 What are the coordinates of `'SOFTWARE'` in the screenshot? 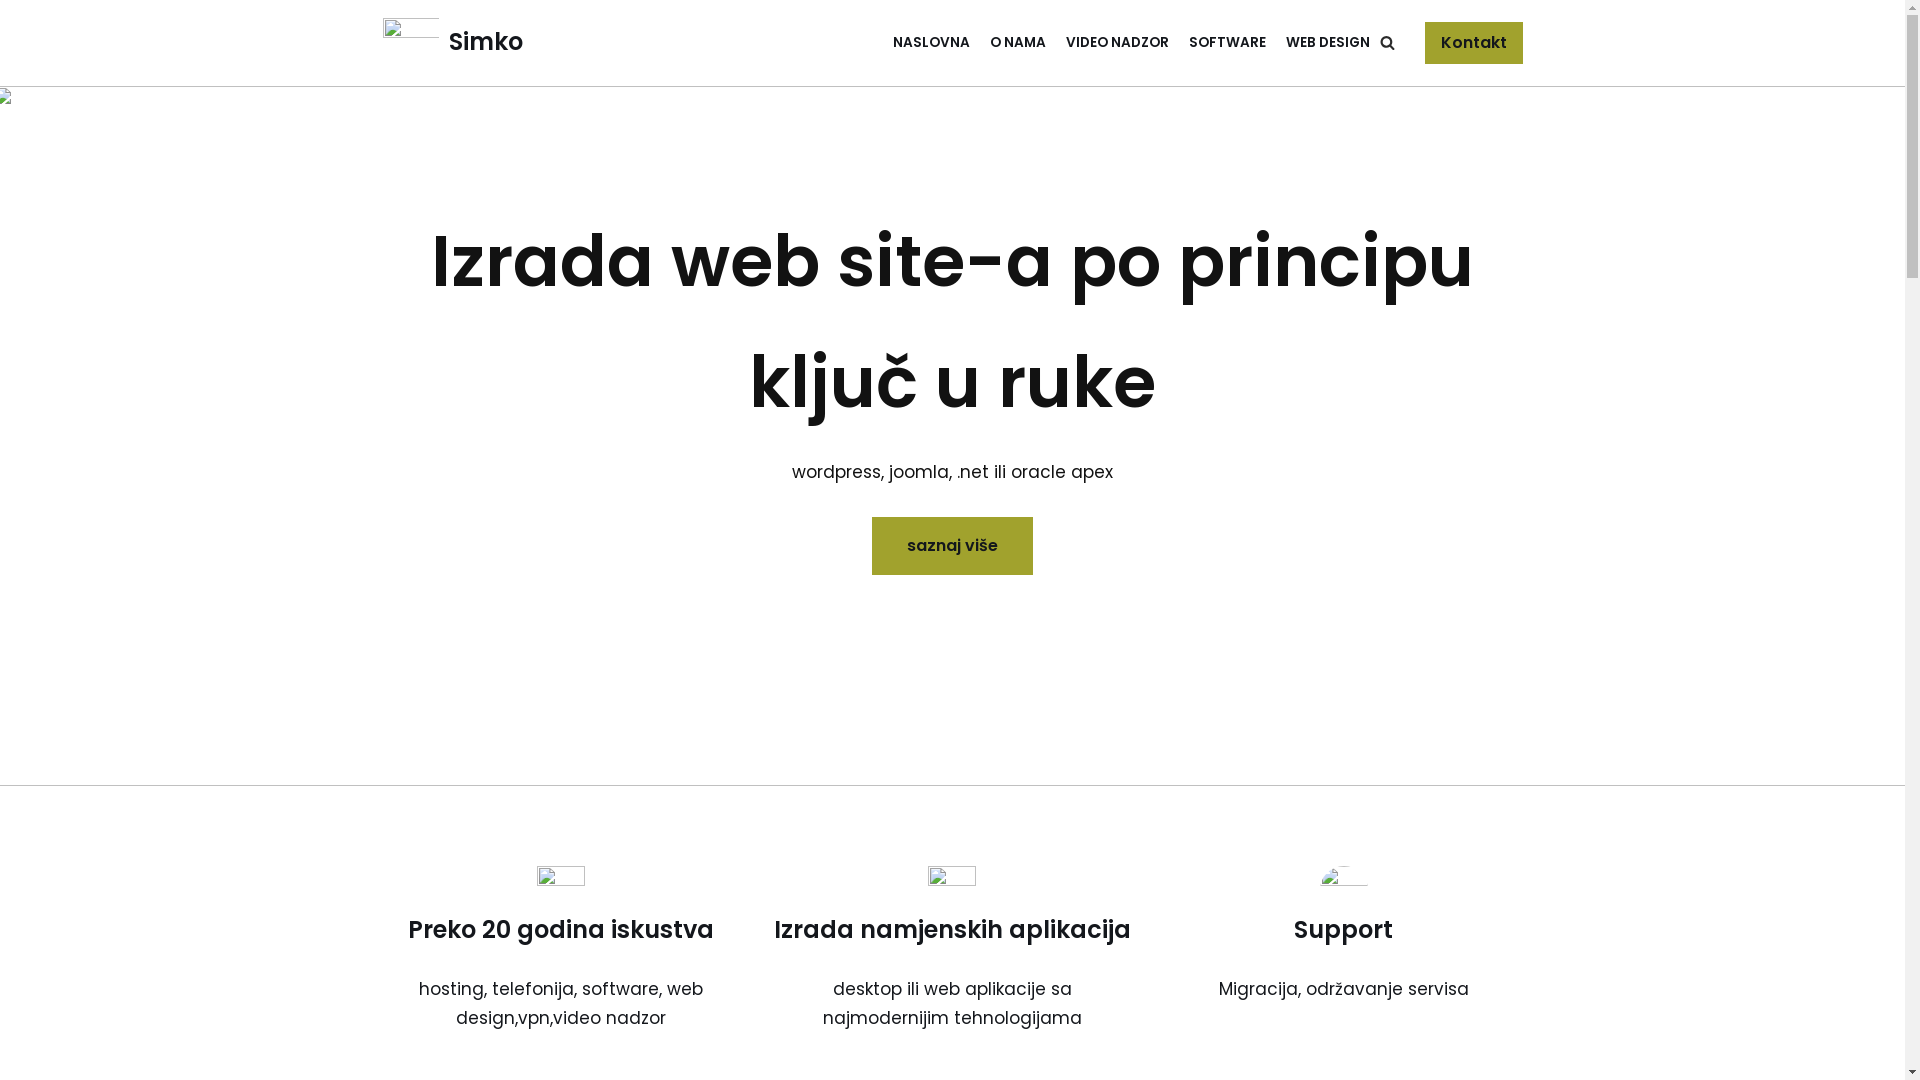 It's located at (1225, 42).